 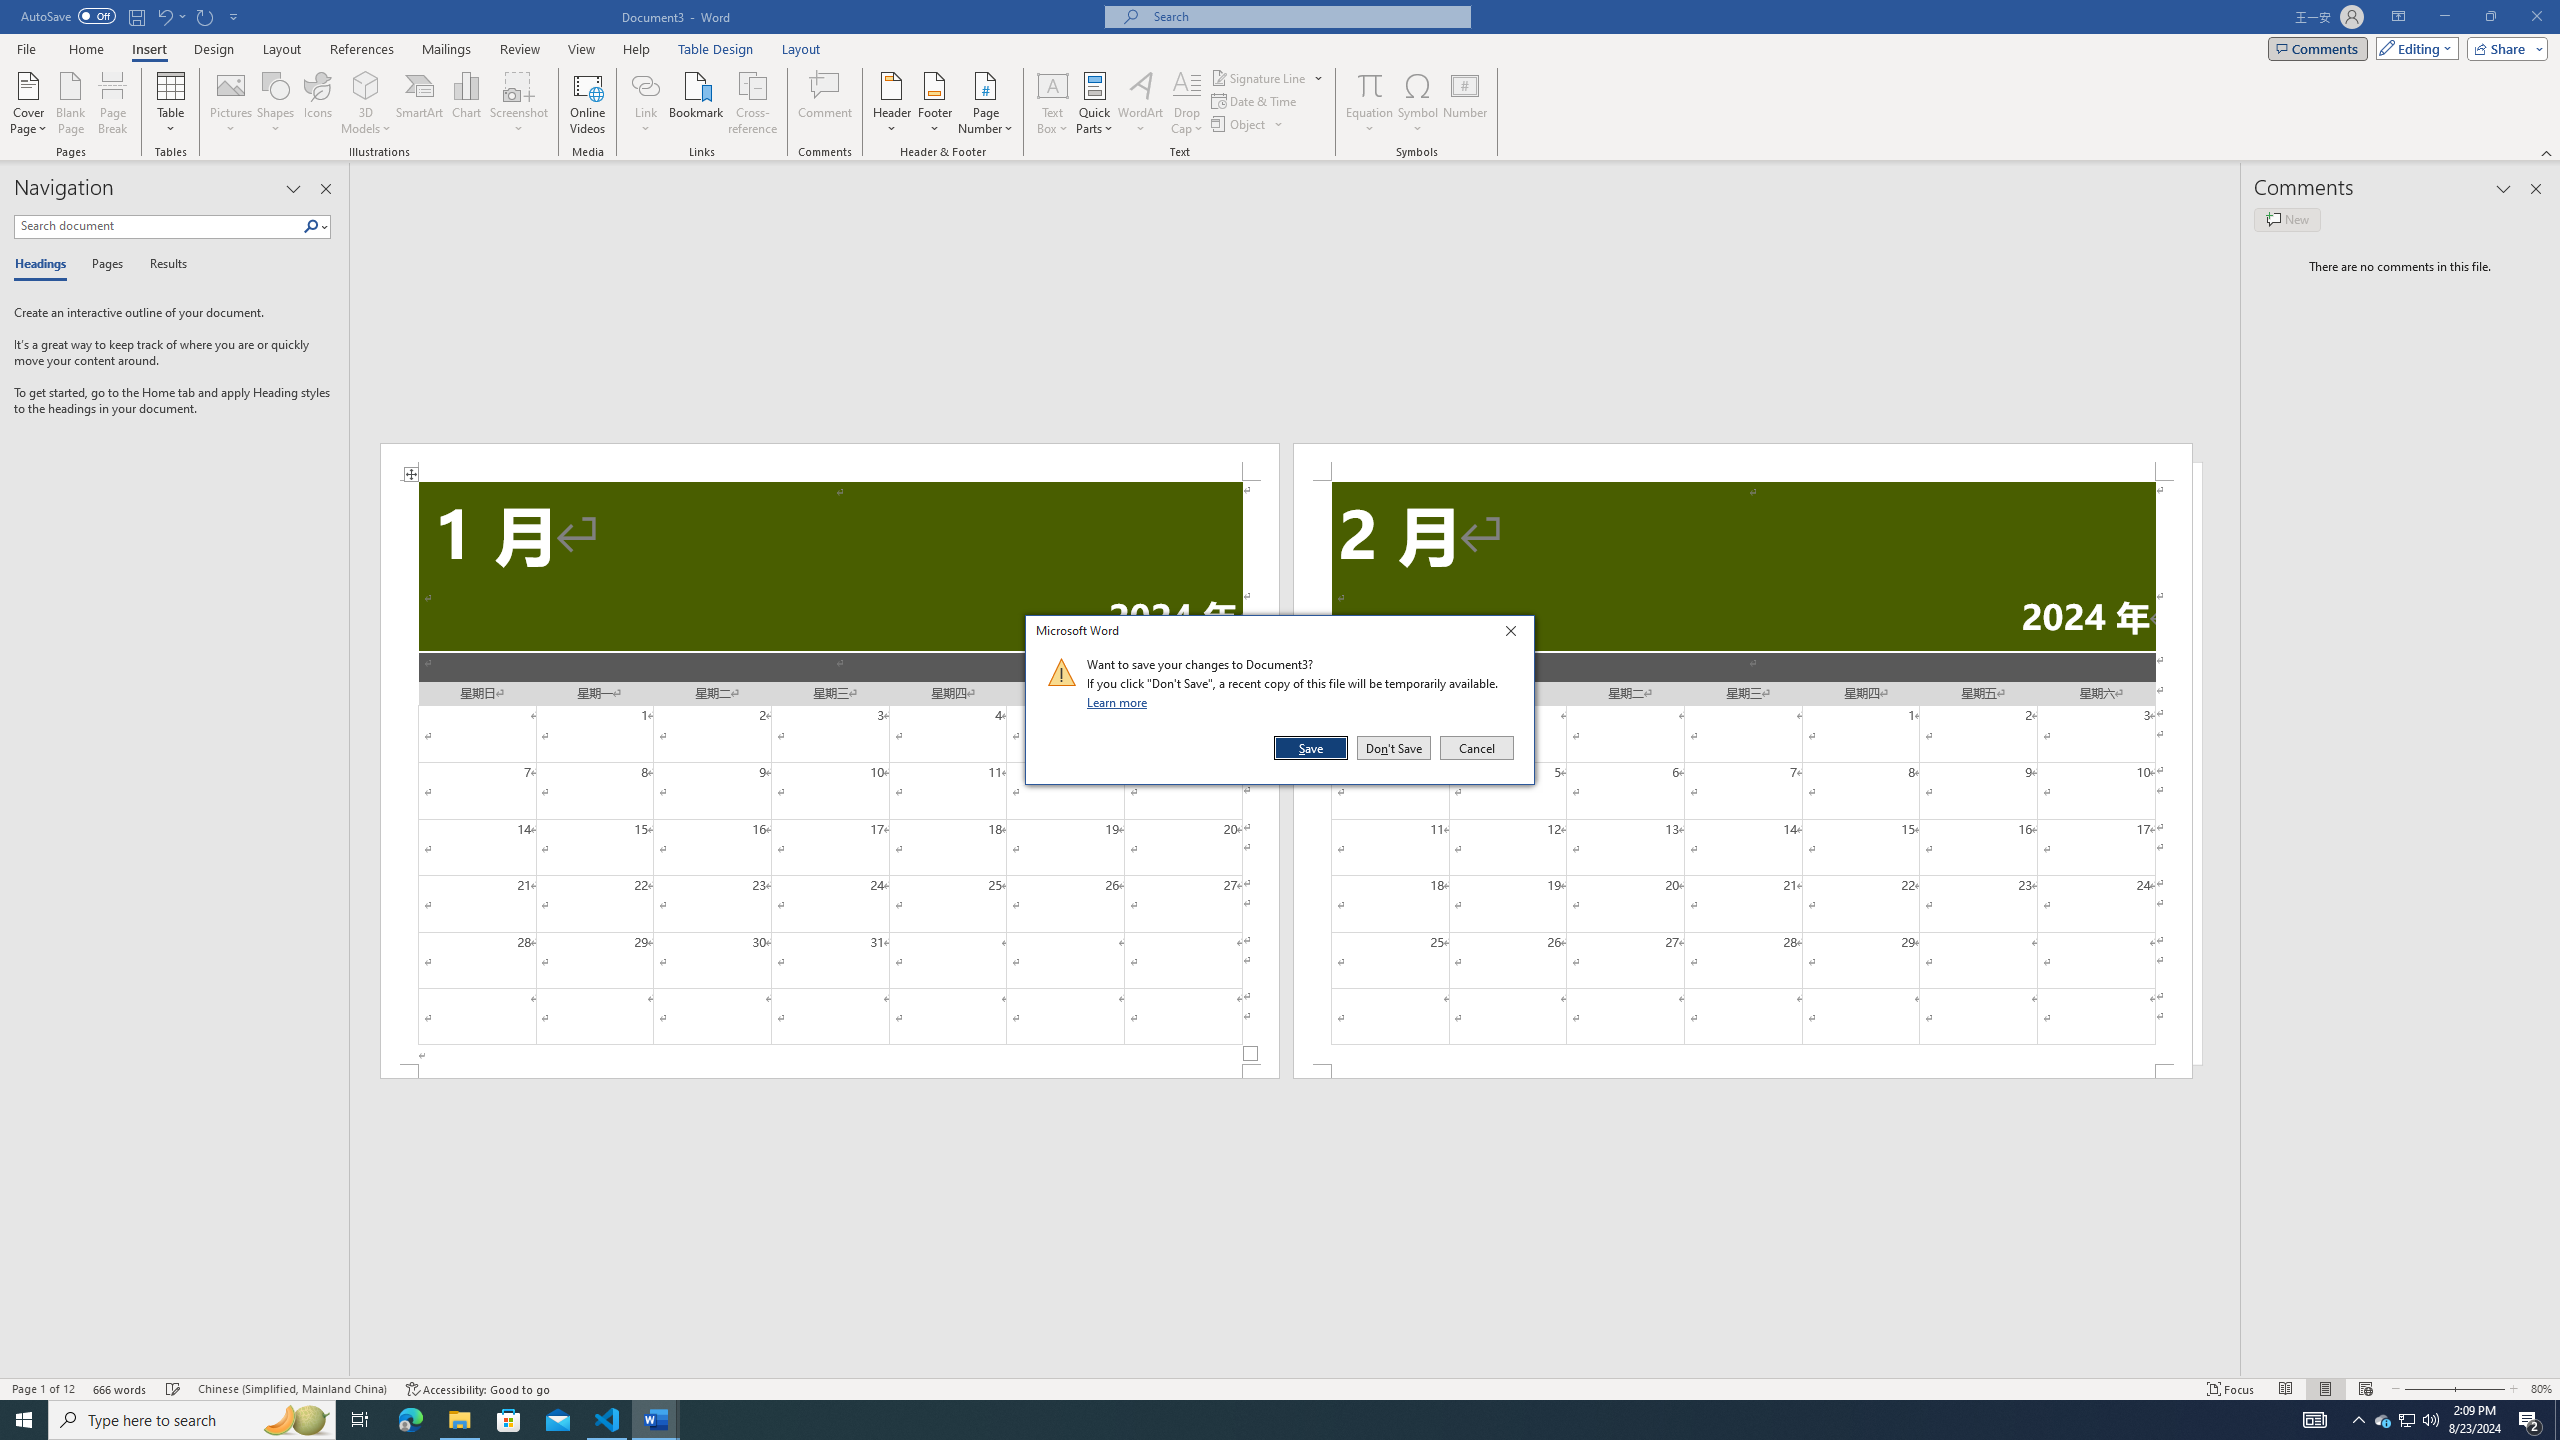 I want to click on 'Symbol', so click(x=1418, y=103).